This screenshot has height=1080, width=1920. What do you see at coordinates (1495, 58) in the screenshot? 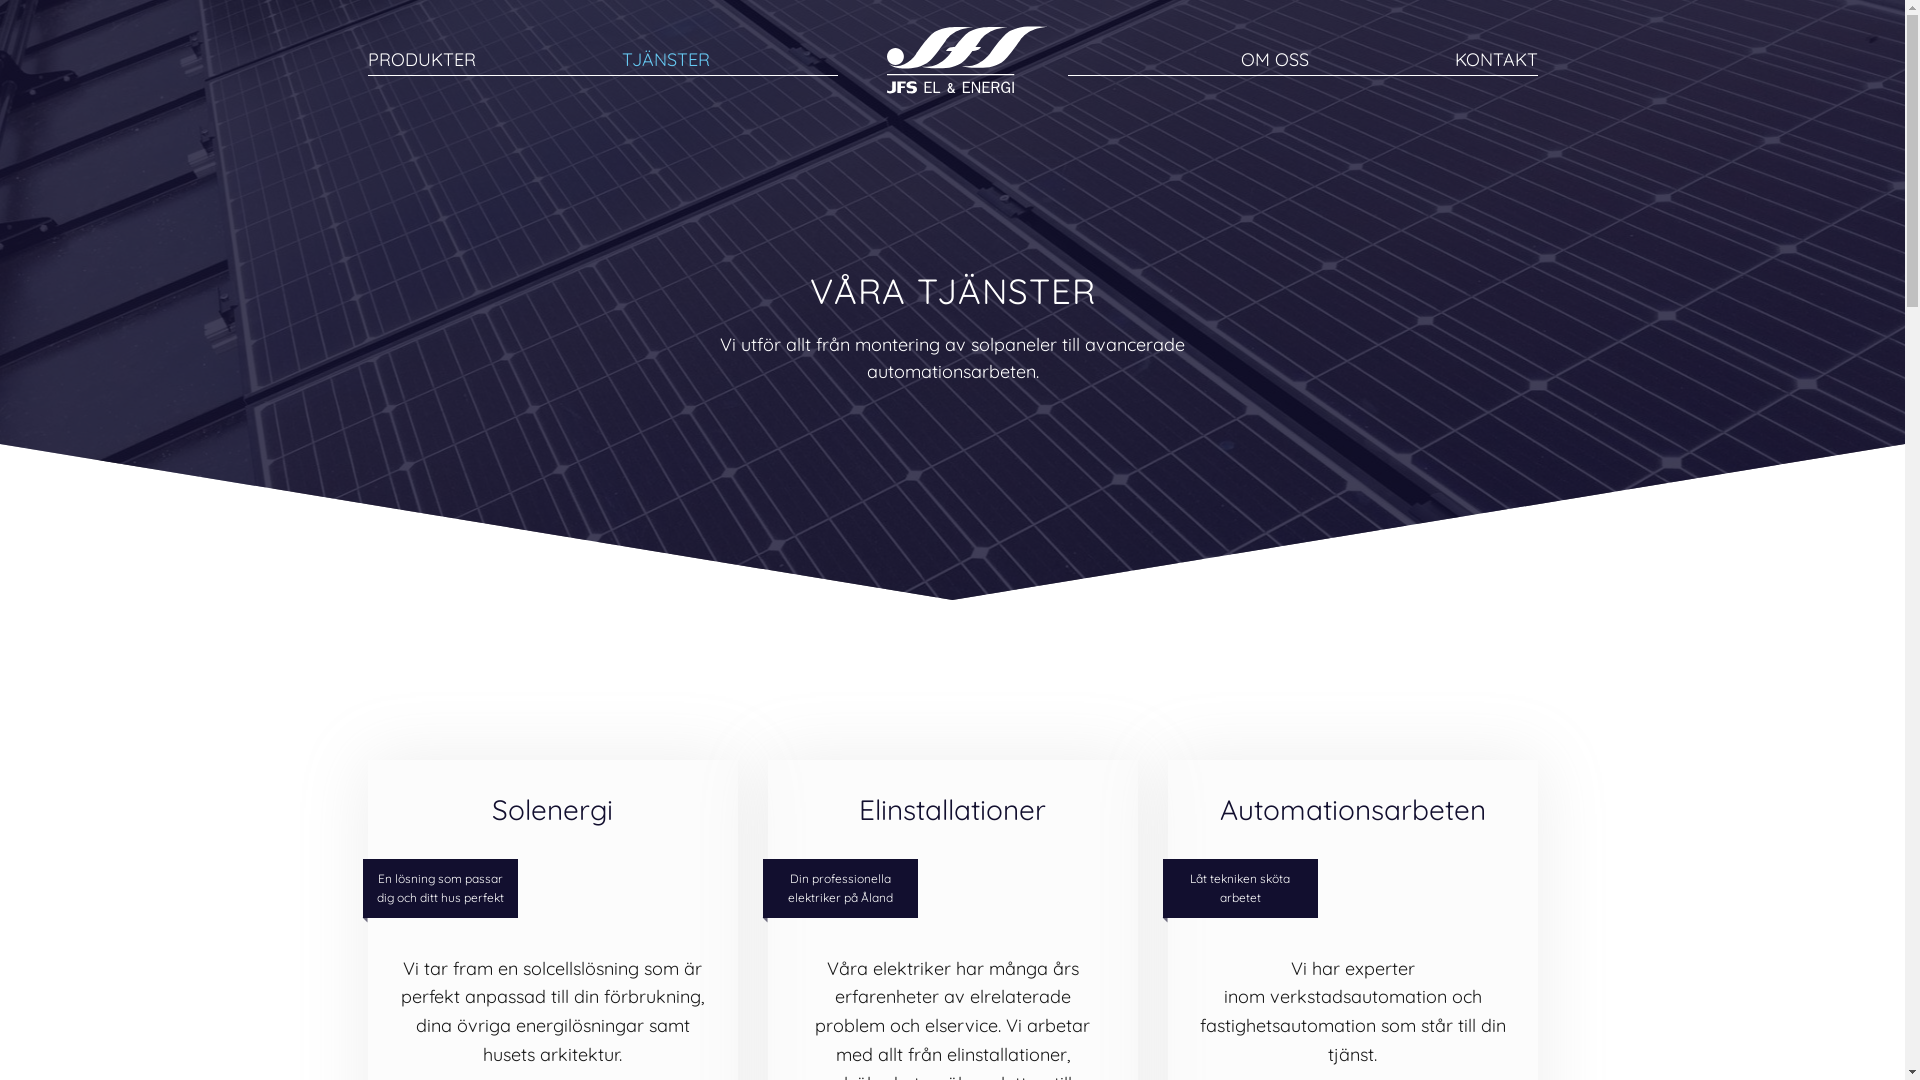
I see `'KONTAKT'` at bounding box center [1495, 58].